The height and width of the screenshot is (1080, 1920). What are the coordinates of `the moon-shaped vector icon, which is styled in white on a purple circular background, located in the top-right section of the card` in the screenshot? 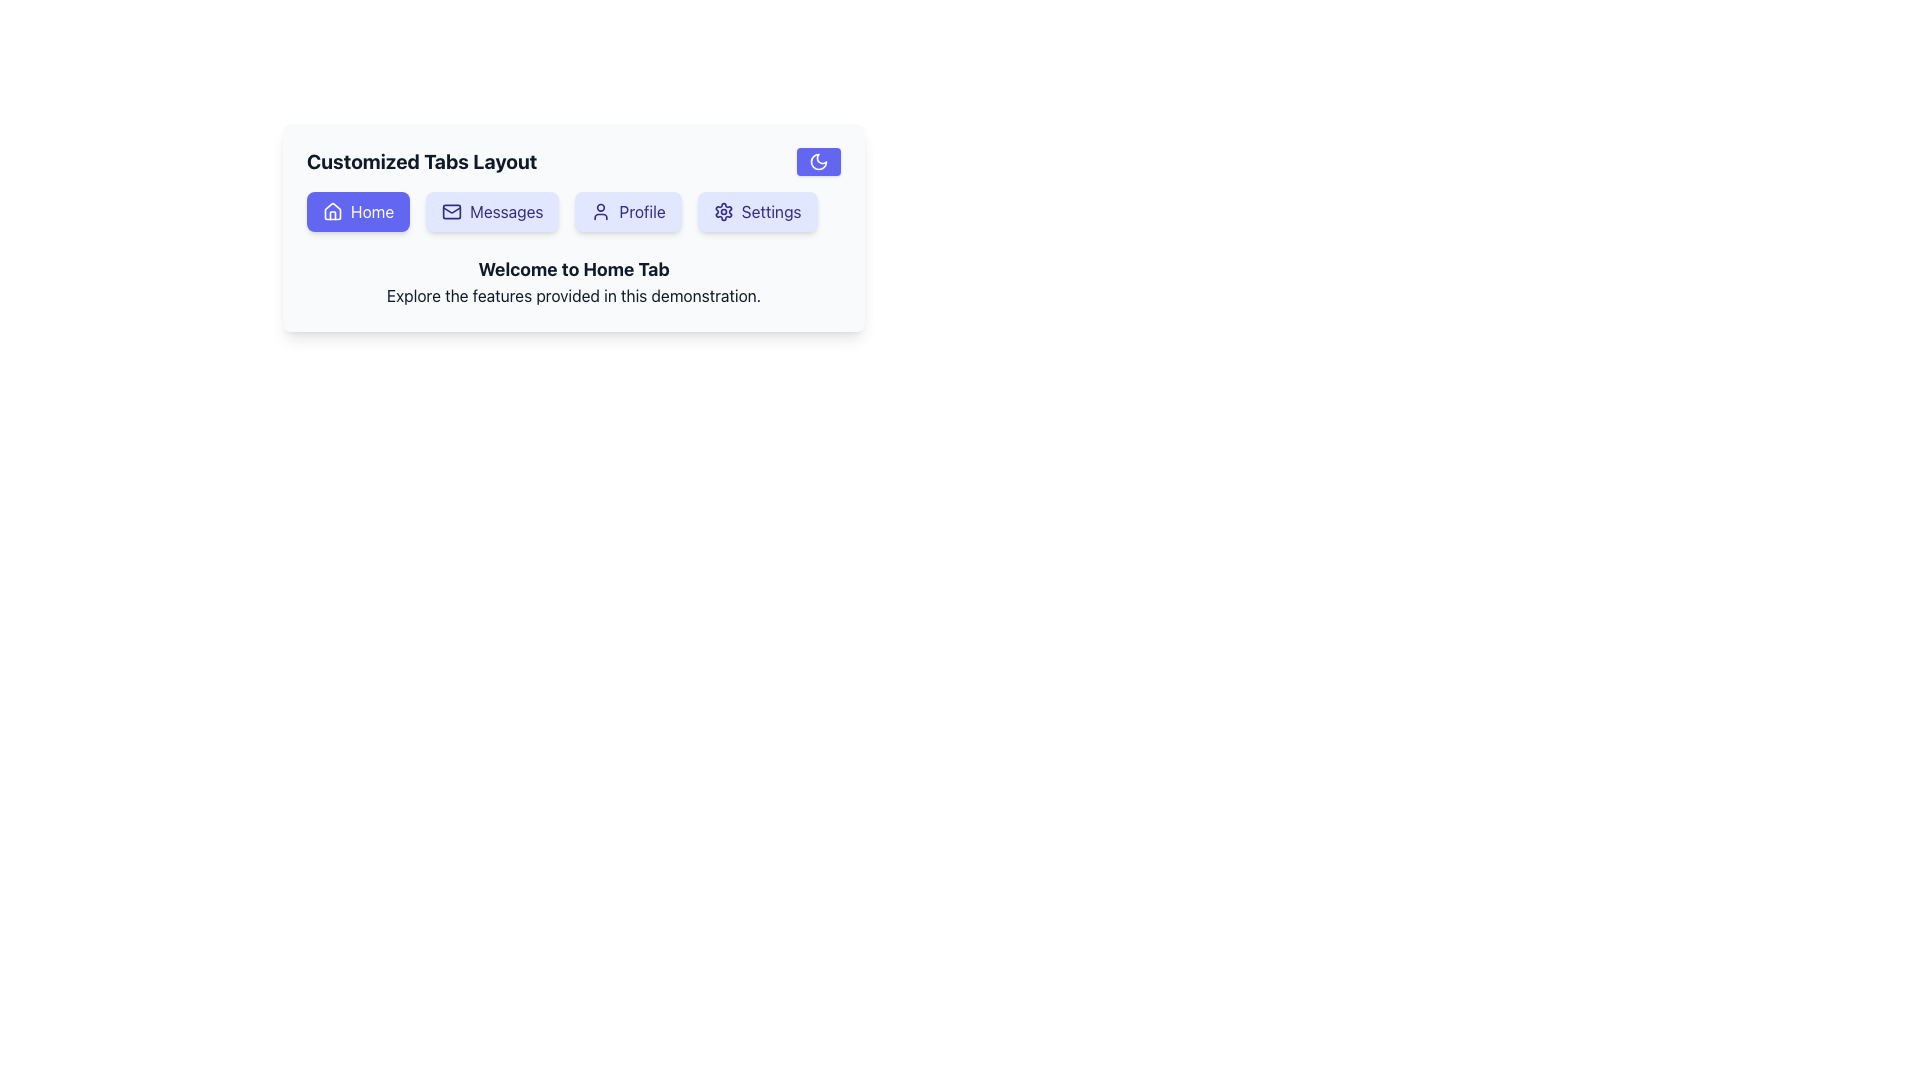 It's located at (819, 161).